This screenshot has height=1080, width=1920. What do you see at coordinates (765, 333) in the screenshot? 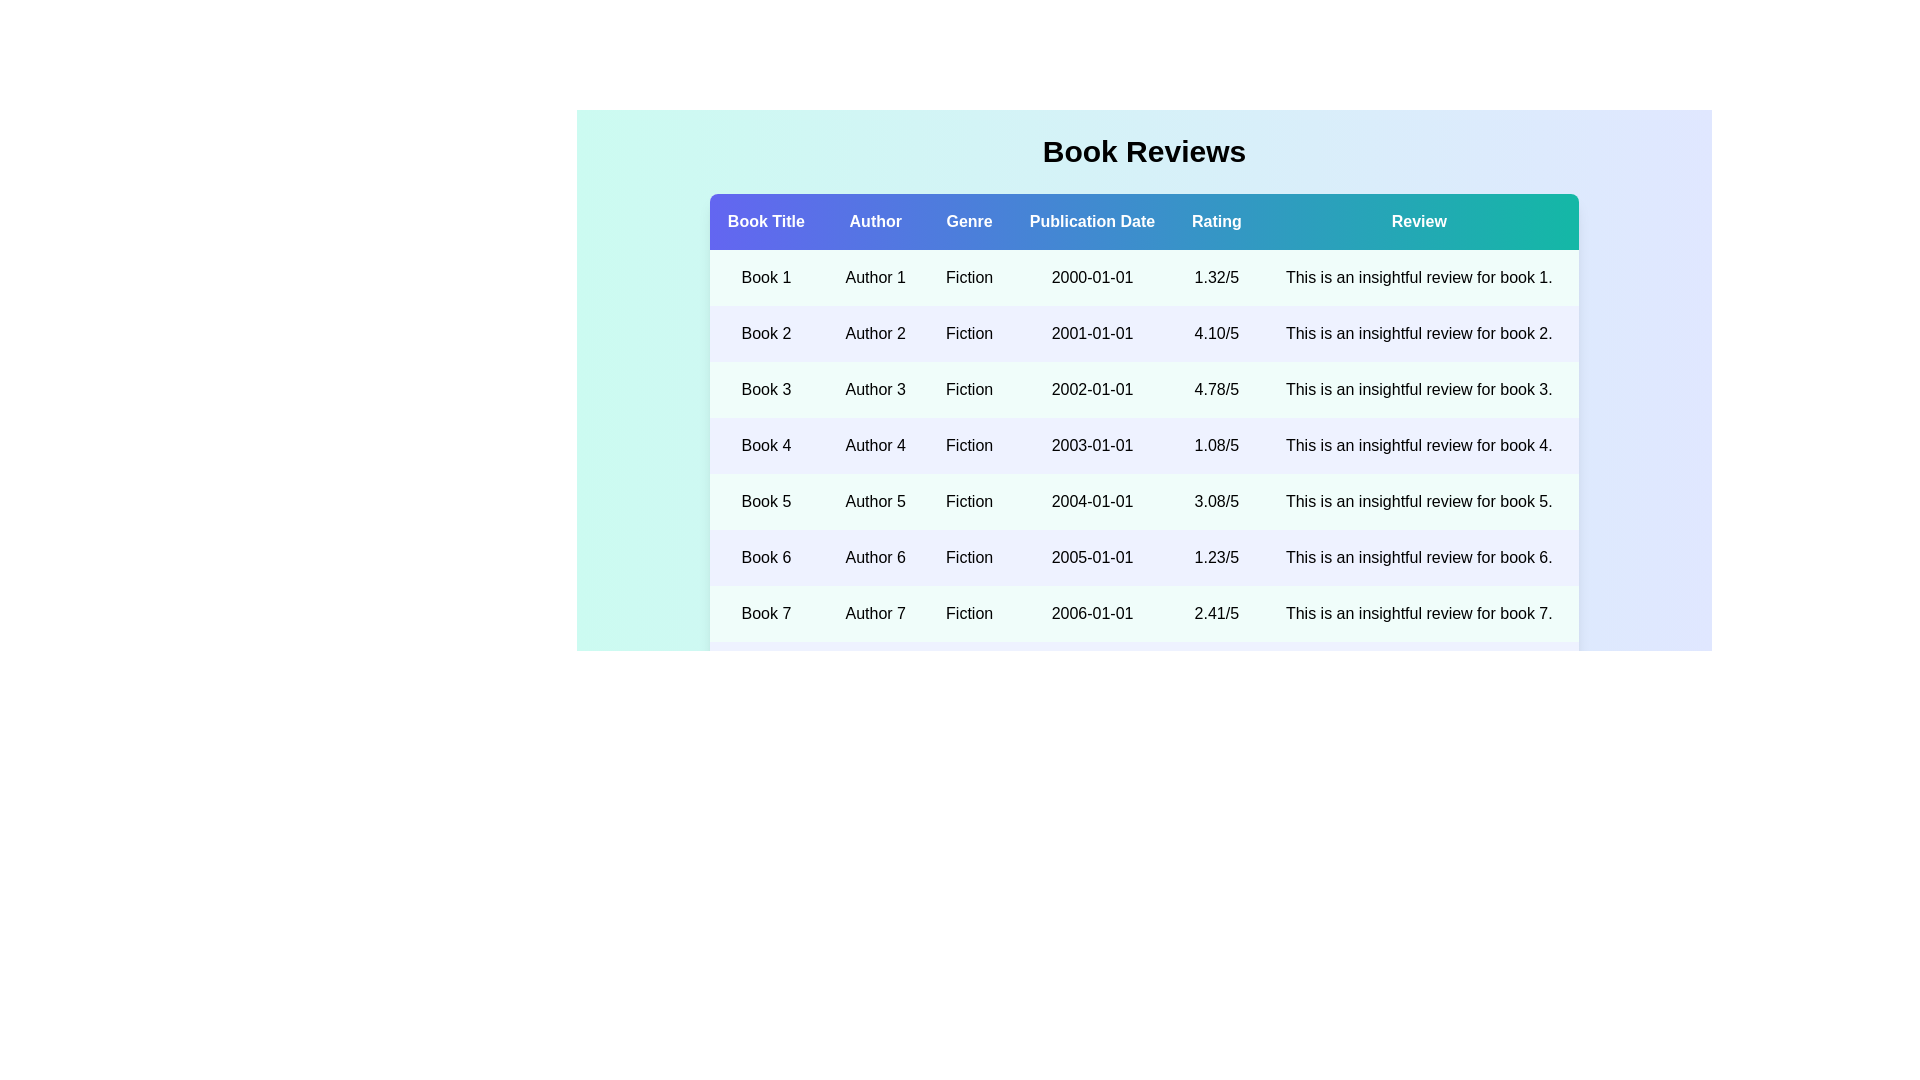
I see `the book title Book 2 to view its details` at bounding box center [765, 333].